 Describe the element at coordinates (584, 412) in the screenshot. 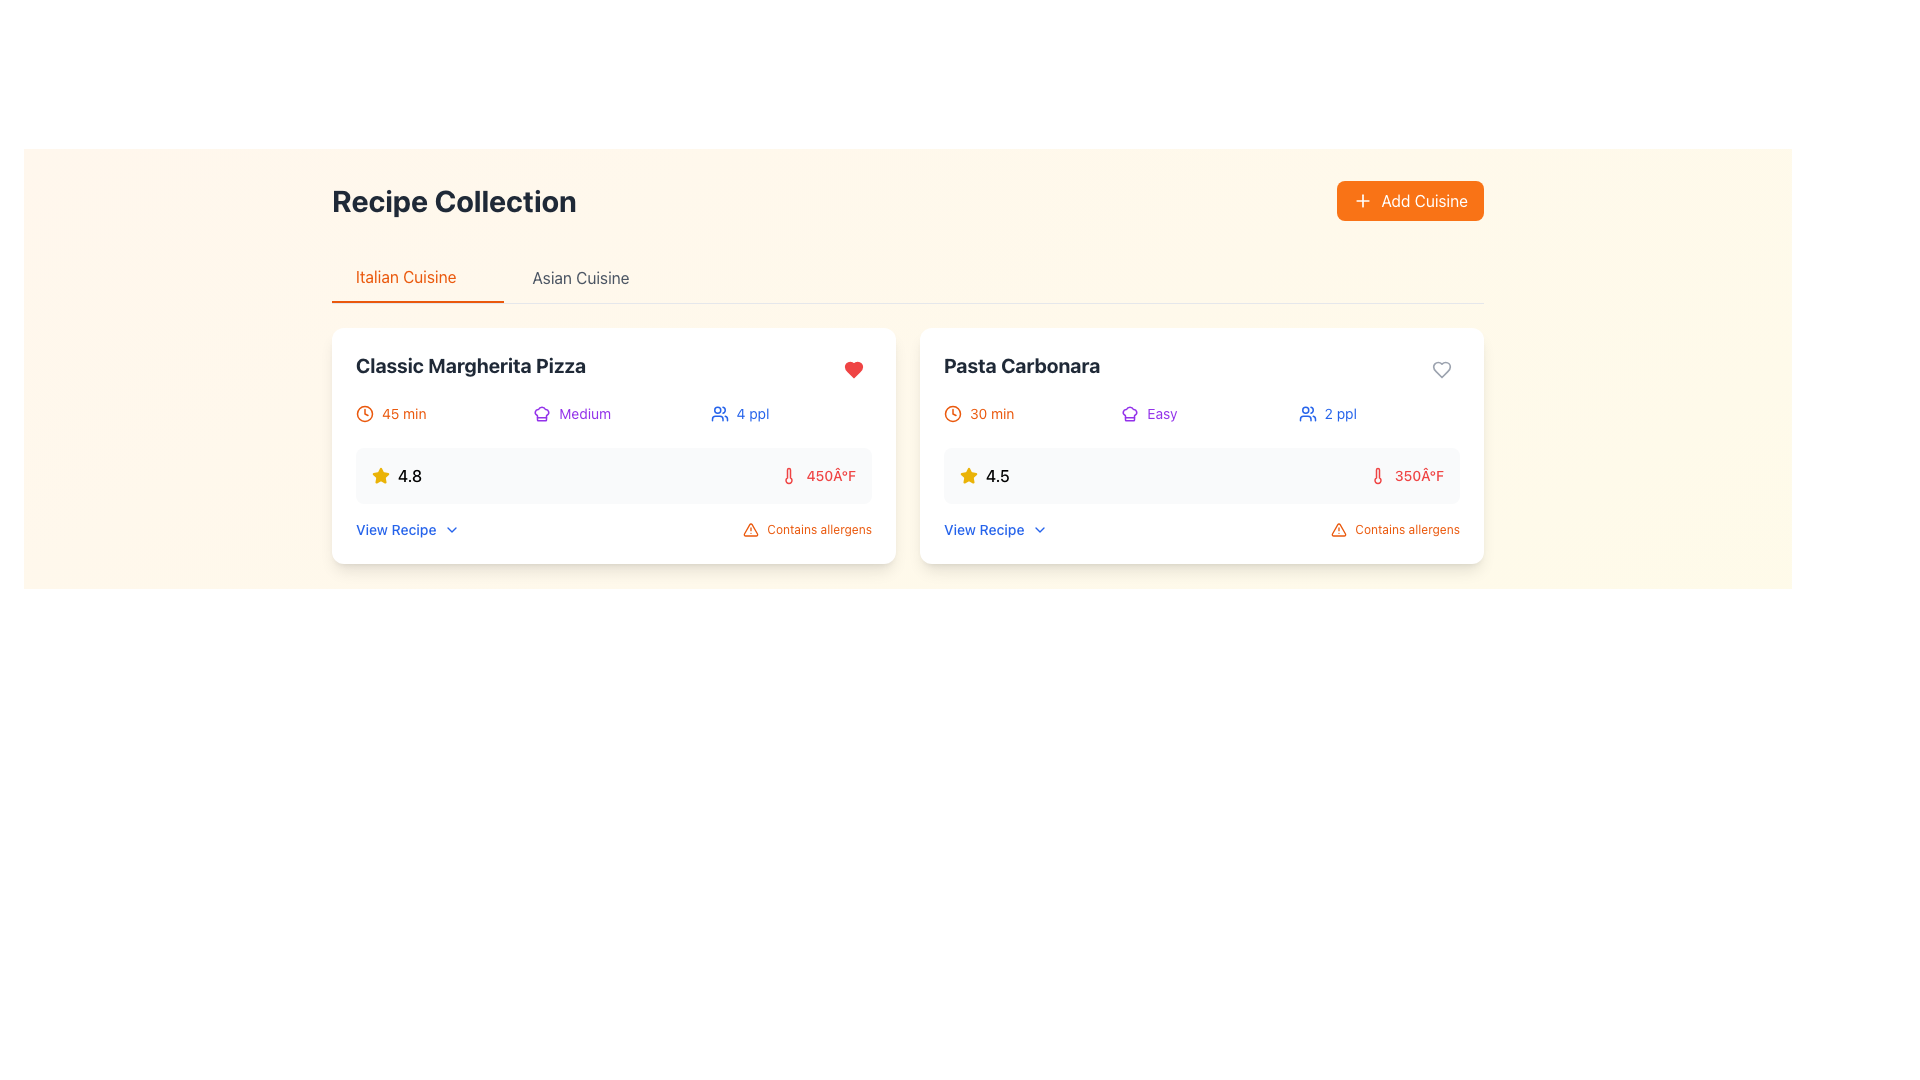

I see `difficulty level indicator text displayed in the first recipe card under the 'Italian Cuisine' tab, located centrally in the card layout` at that location.